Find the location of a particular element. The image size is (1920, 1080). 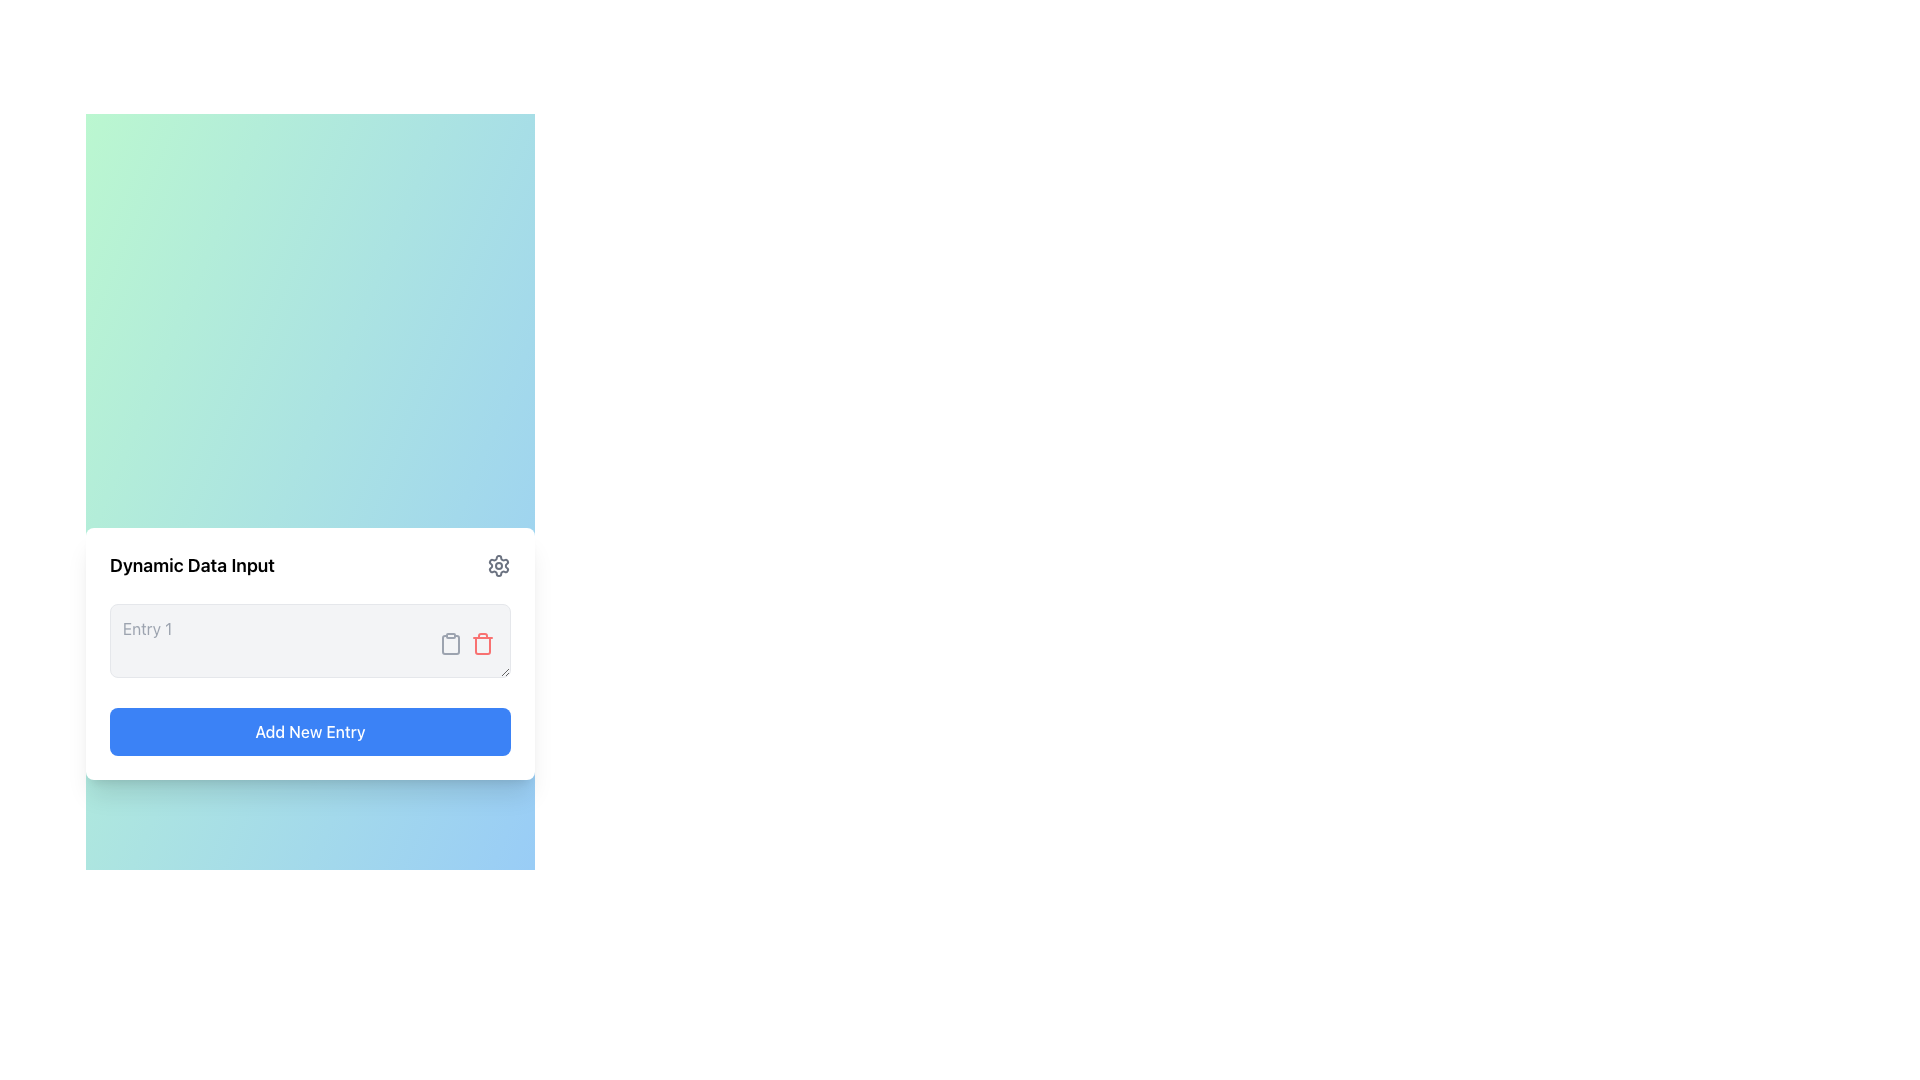

the clipboard icon is located at coordinates (450, 644).